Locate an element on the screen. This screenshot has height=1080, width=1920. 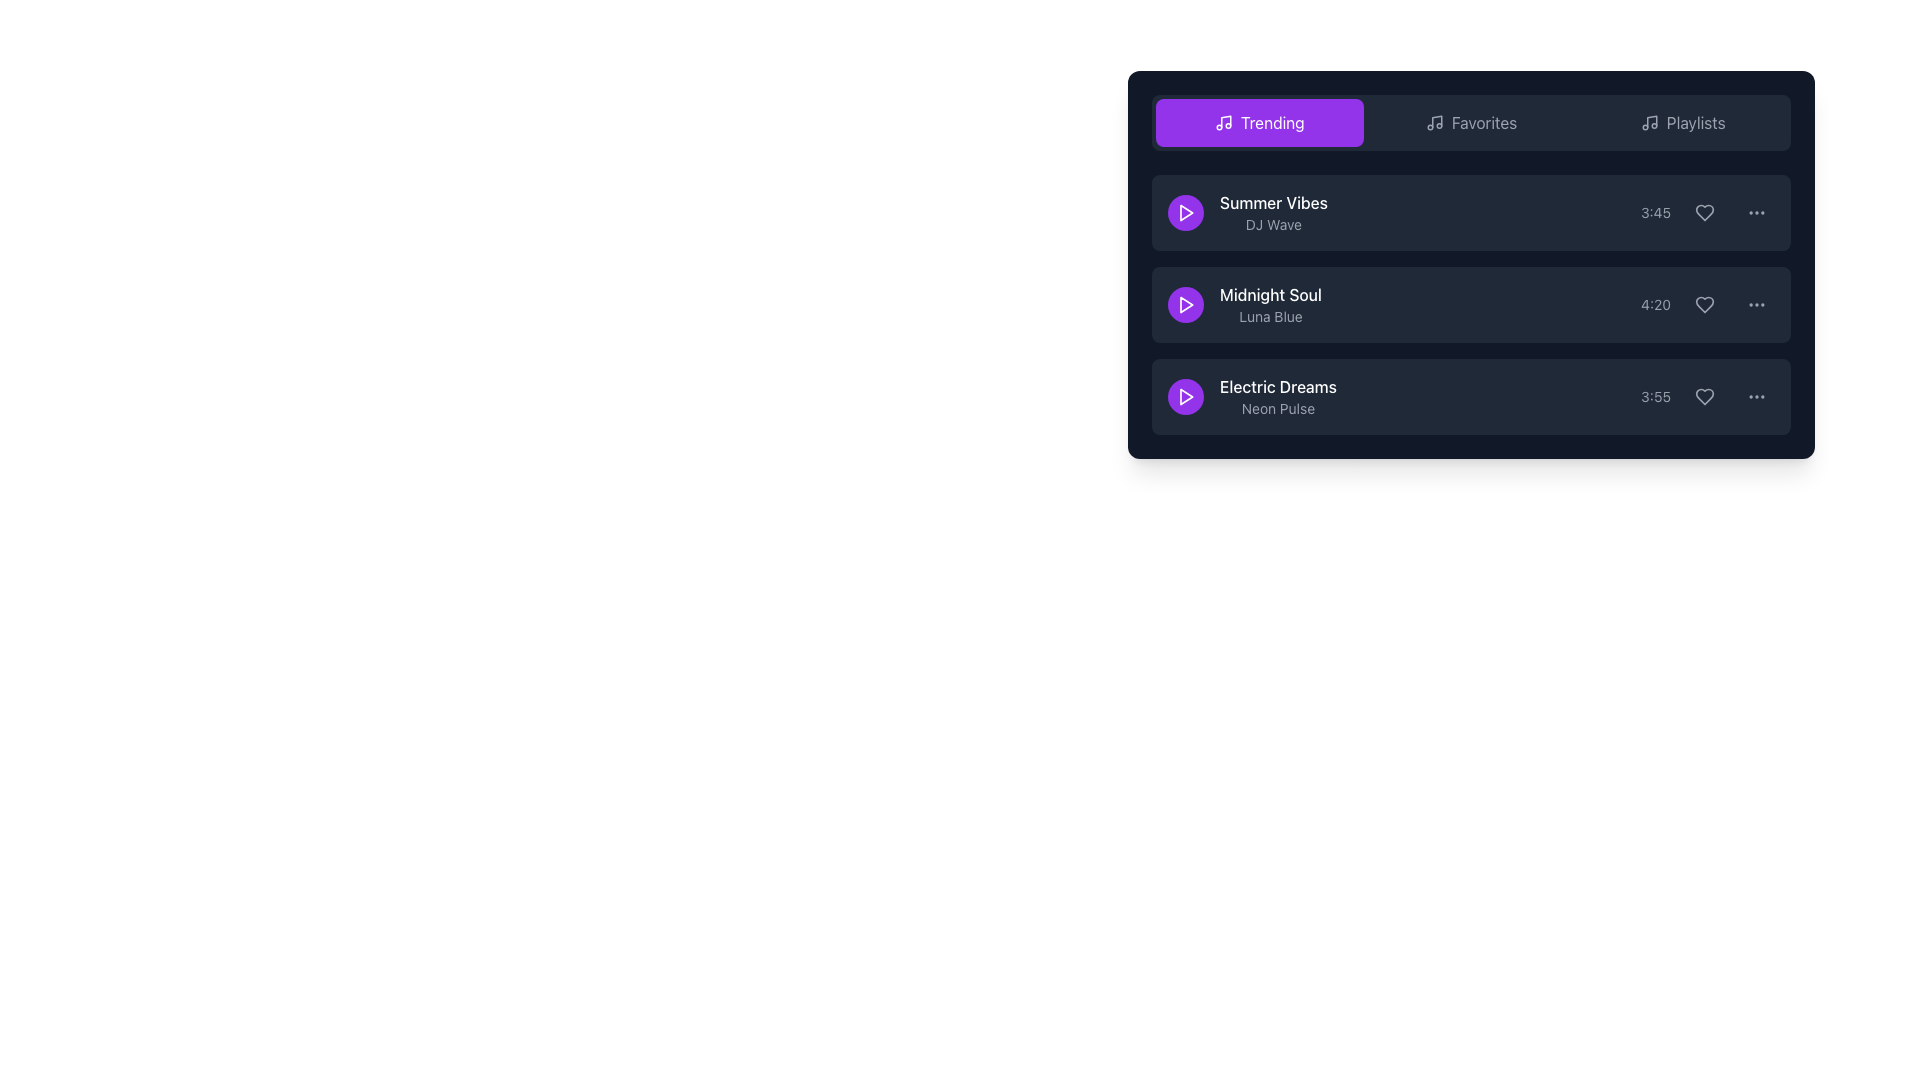
the list item displaying 'Midnight Soul' to play the track, located under 'Summer Vibes' and above 'Electric Dreams' in the 'Trending' section is located at coordinates (1471, 315).